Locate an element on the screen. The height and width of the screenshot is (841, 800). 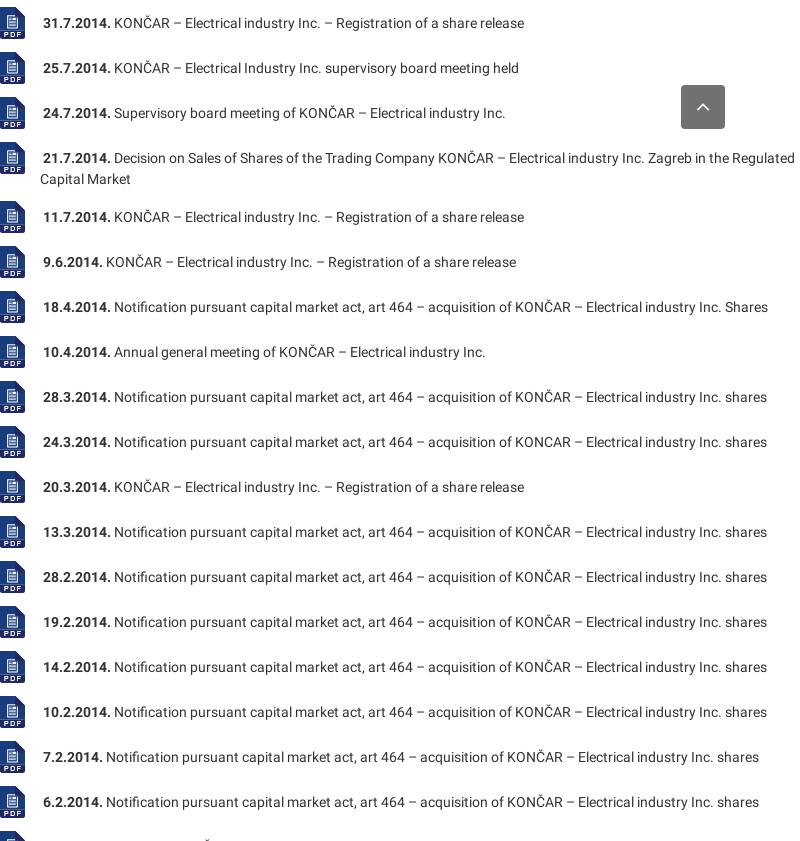
'11.7.2014.' is located at coordinates (41, 214).